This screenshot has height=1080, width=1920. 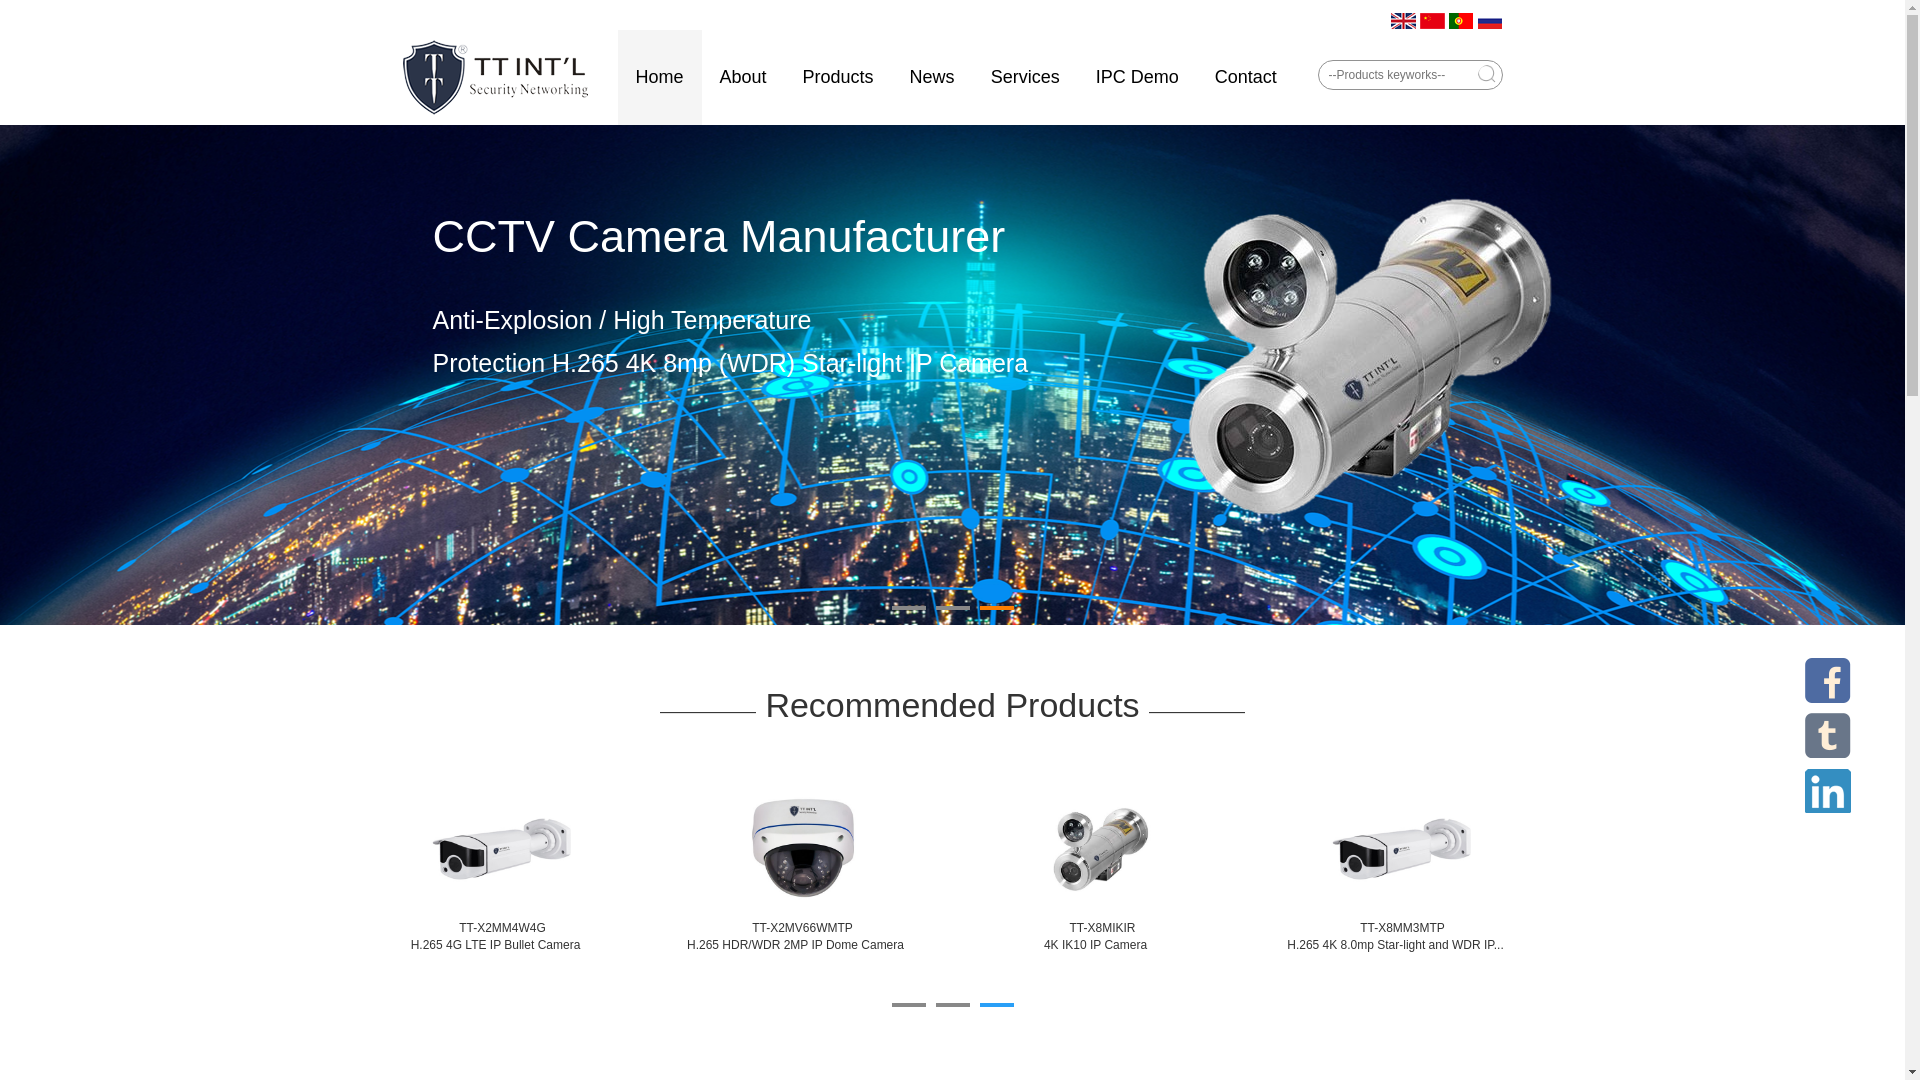 I want to click on 'Contact', so click(x=1245, y=76).